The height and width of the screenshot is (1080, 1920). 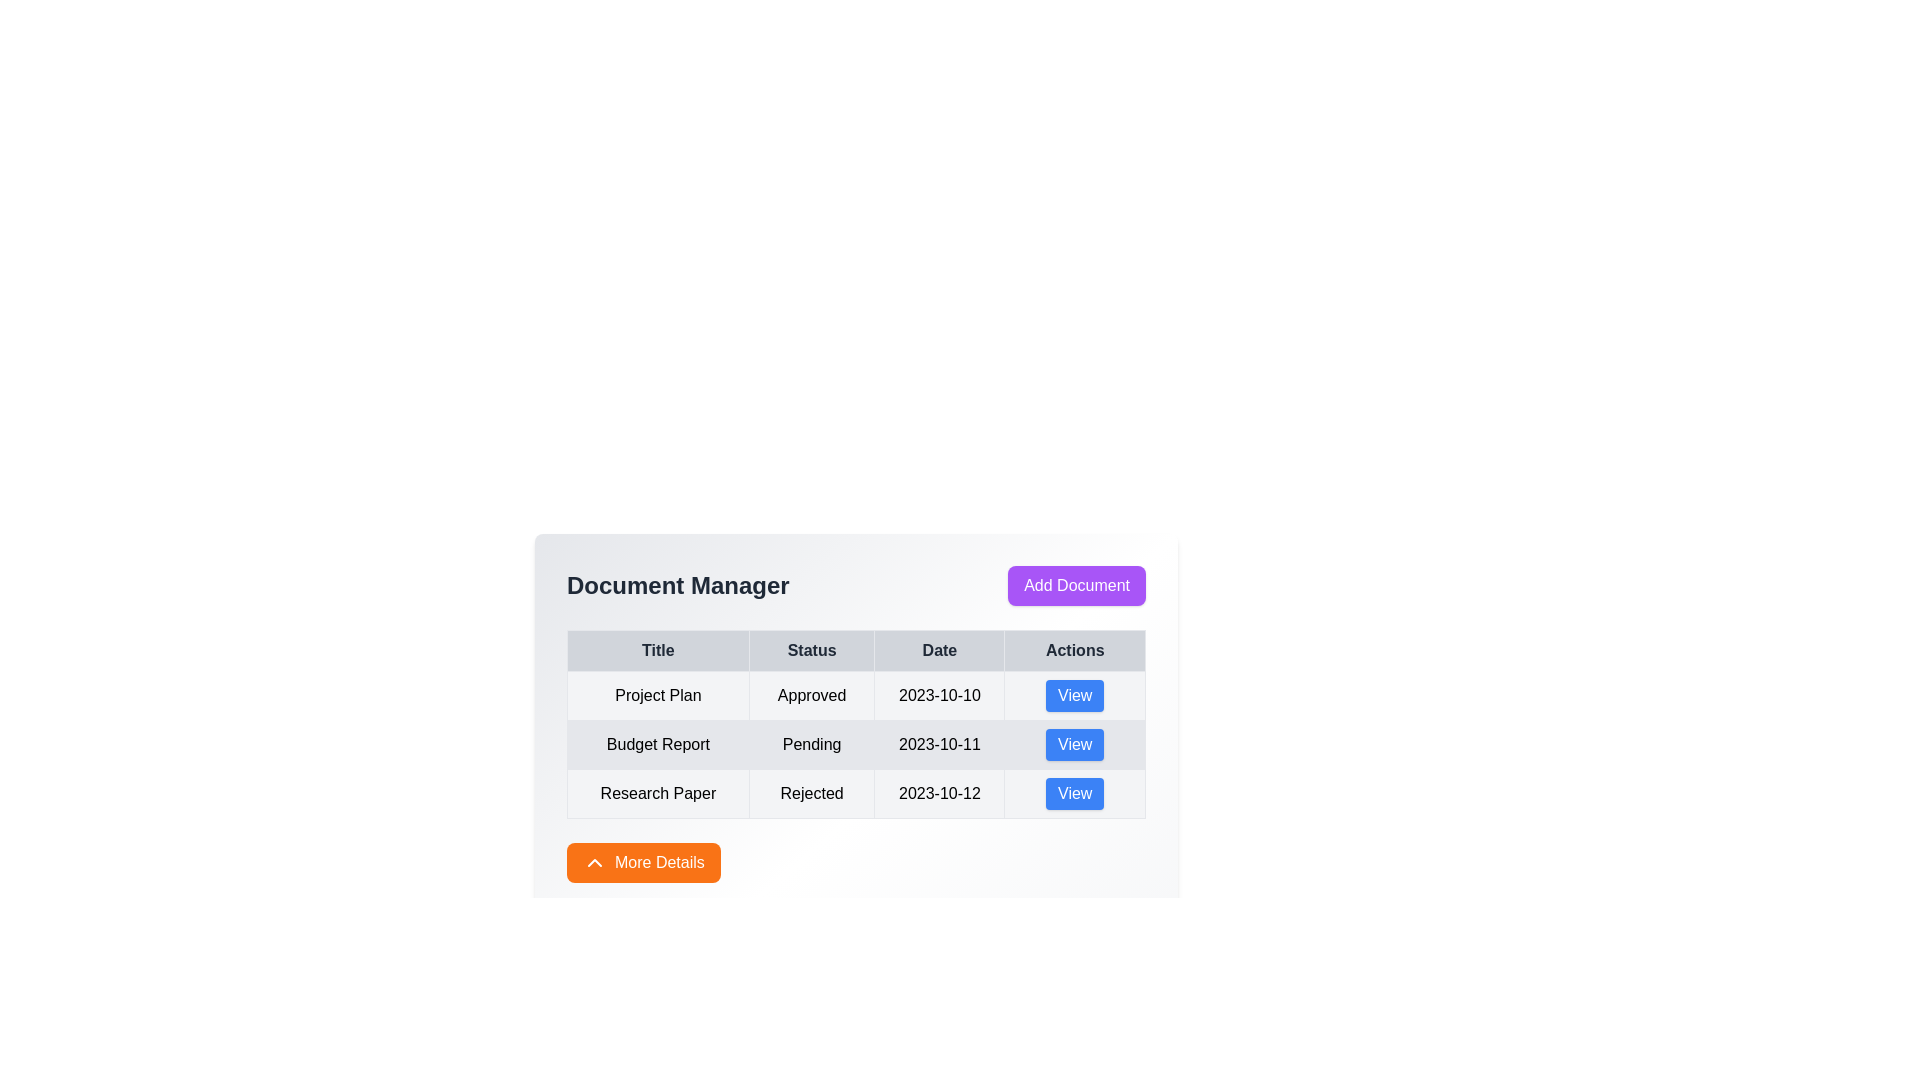 What do you see at coordinates (1074, 694) in the screenshot?
I see `the 'View' button with a blue background and white text in the 'Actions' column under the 'Project Plan' entry to observe interactive changes` at bounding box center [1074, 694].